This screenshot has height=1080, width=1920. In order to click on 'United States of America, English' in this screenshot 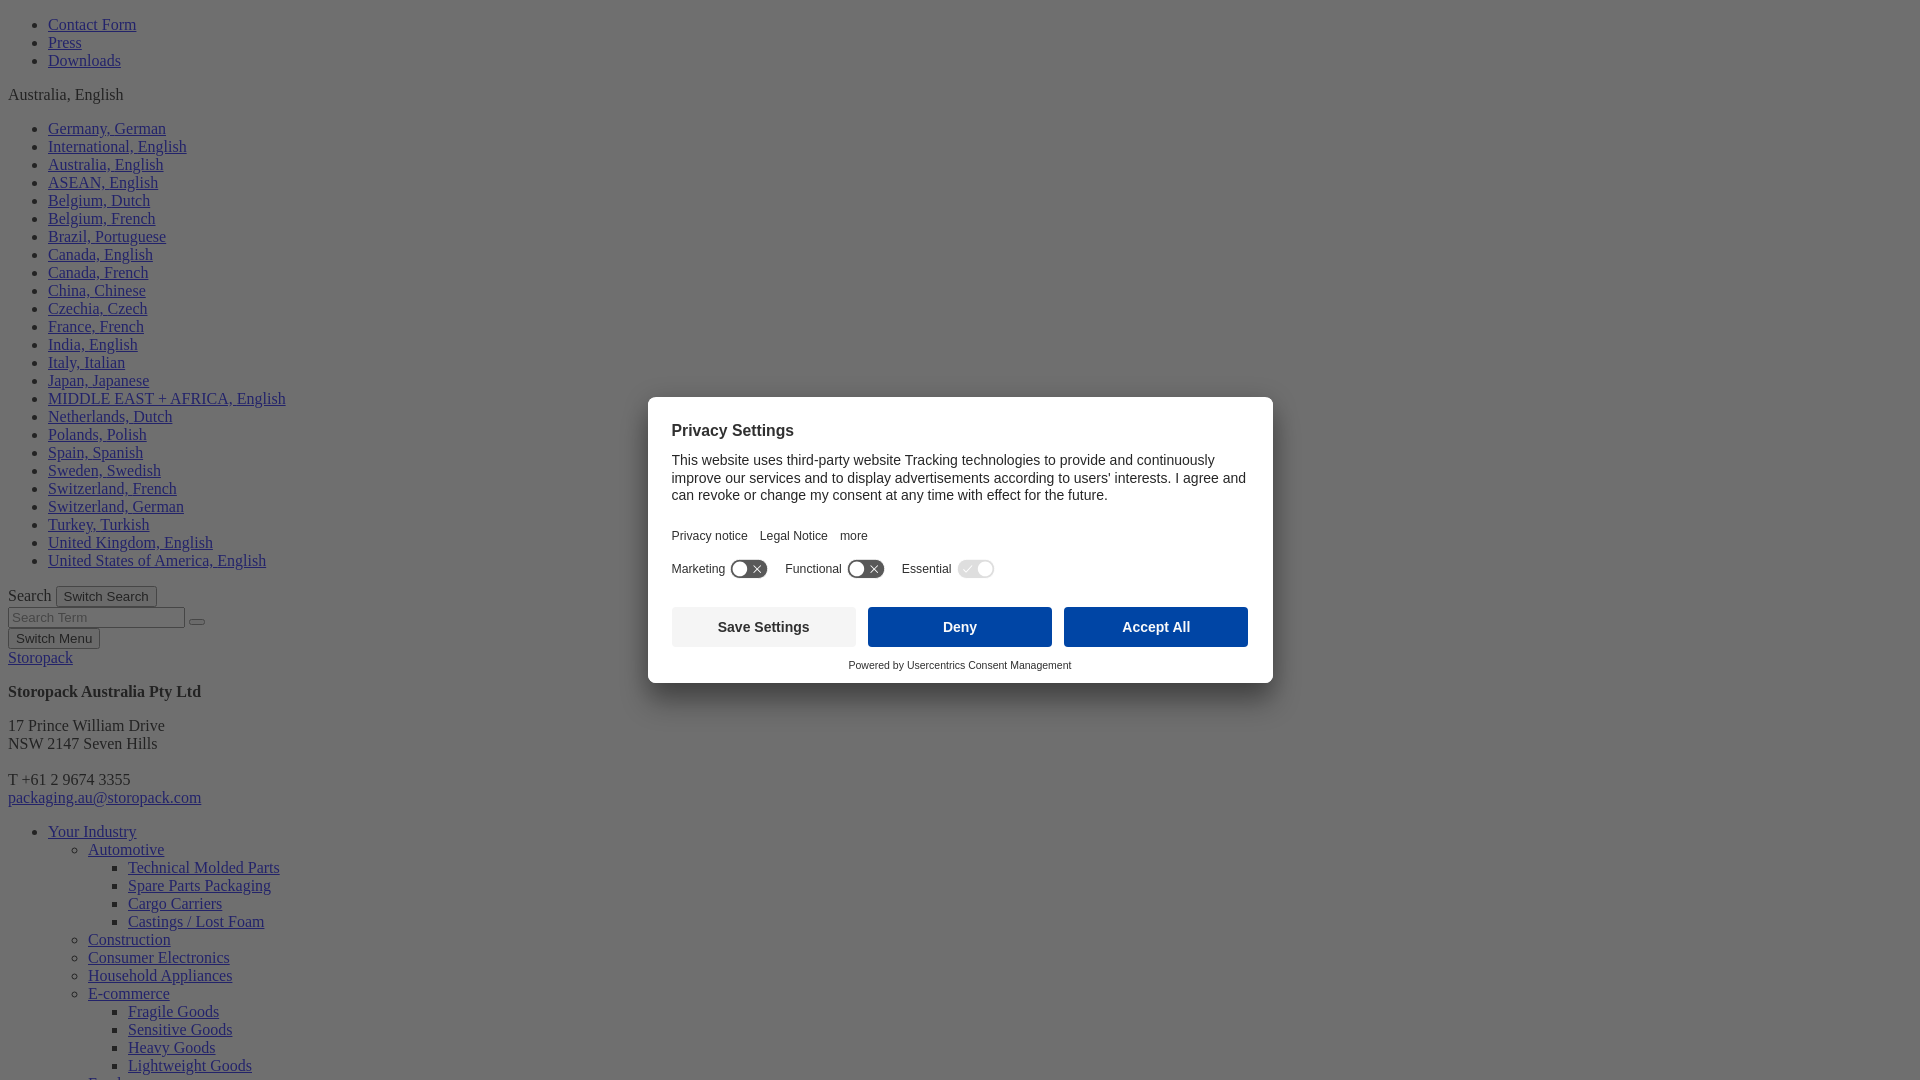, I will do `click(156, 560)`.